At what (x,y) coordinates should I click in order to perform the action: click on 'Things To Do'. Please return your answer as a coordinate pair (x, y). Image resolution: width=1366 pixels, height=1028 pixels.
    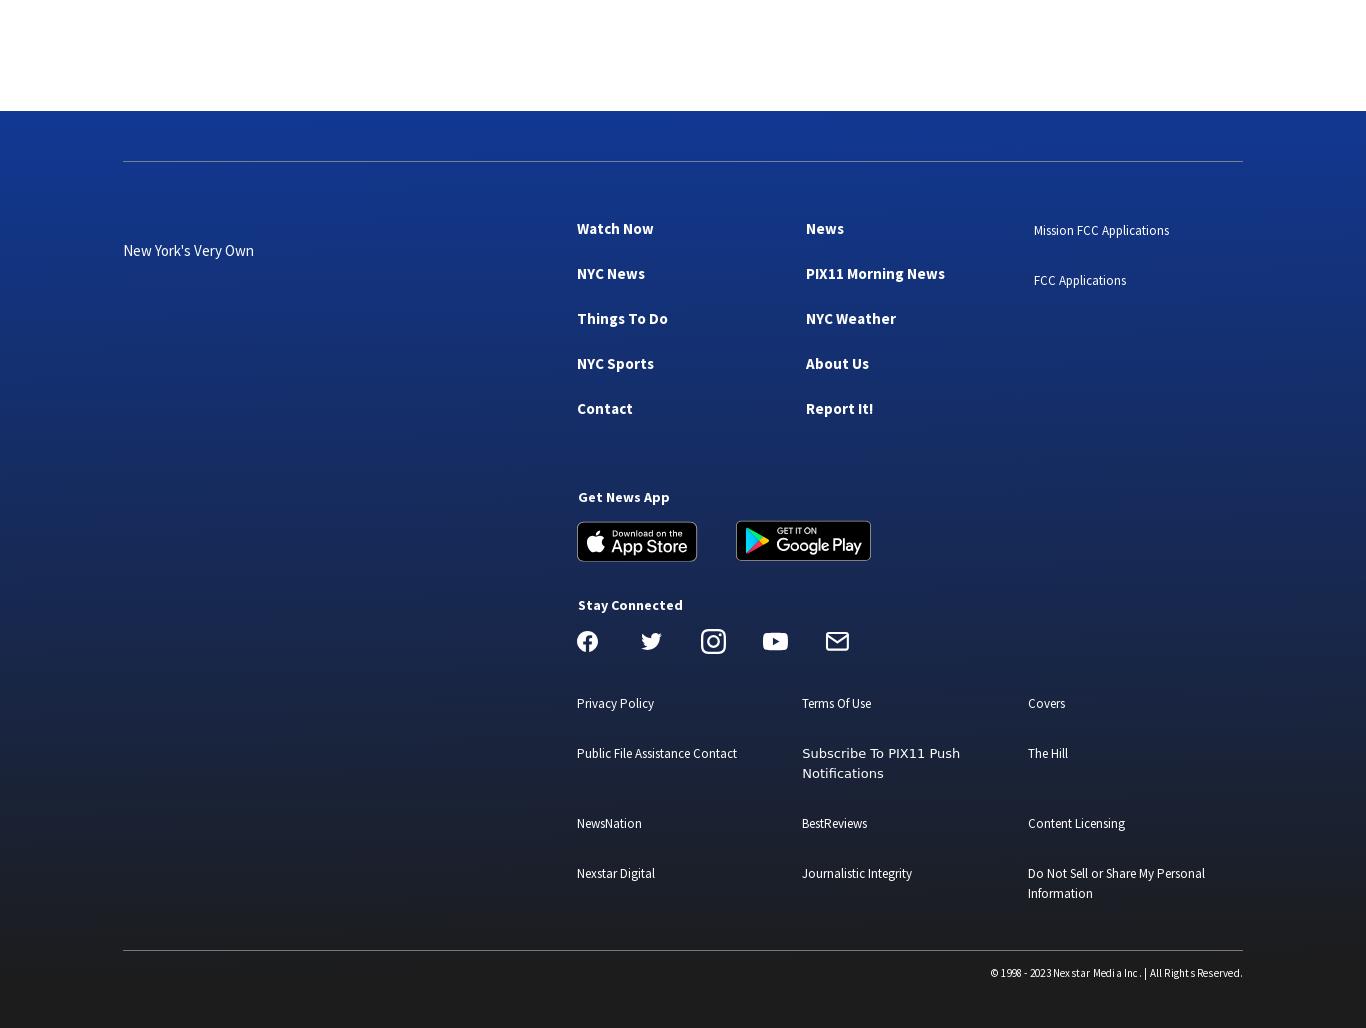
    Looking at the image, I should click on (621, 317).